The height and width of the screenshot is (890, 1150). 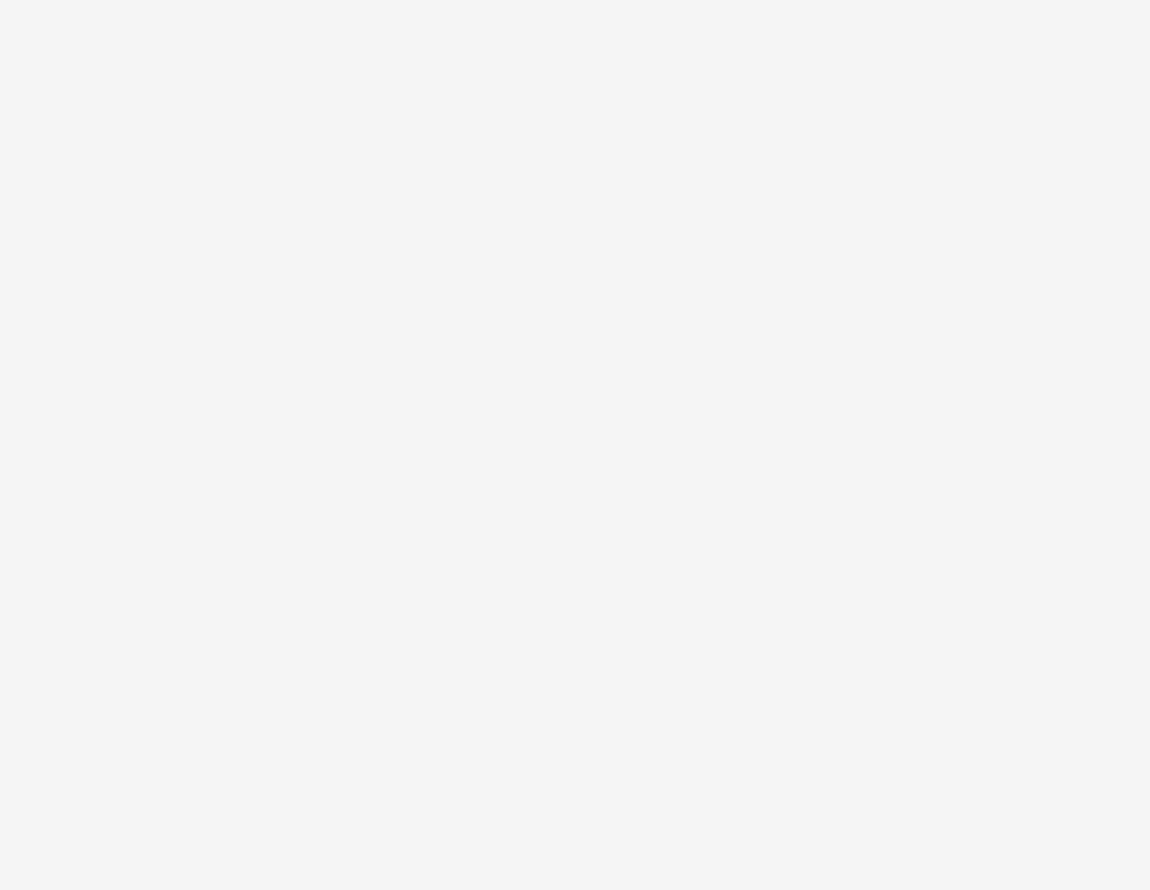 What do you see at coordinates (230, 597) in the screenshot?
I see `'mediarelations@blackberry.com'` at bounding box center [230, 597].